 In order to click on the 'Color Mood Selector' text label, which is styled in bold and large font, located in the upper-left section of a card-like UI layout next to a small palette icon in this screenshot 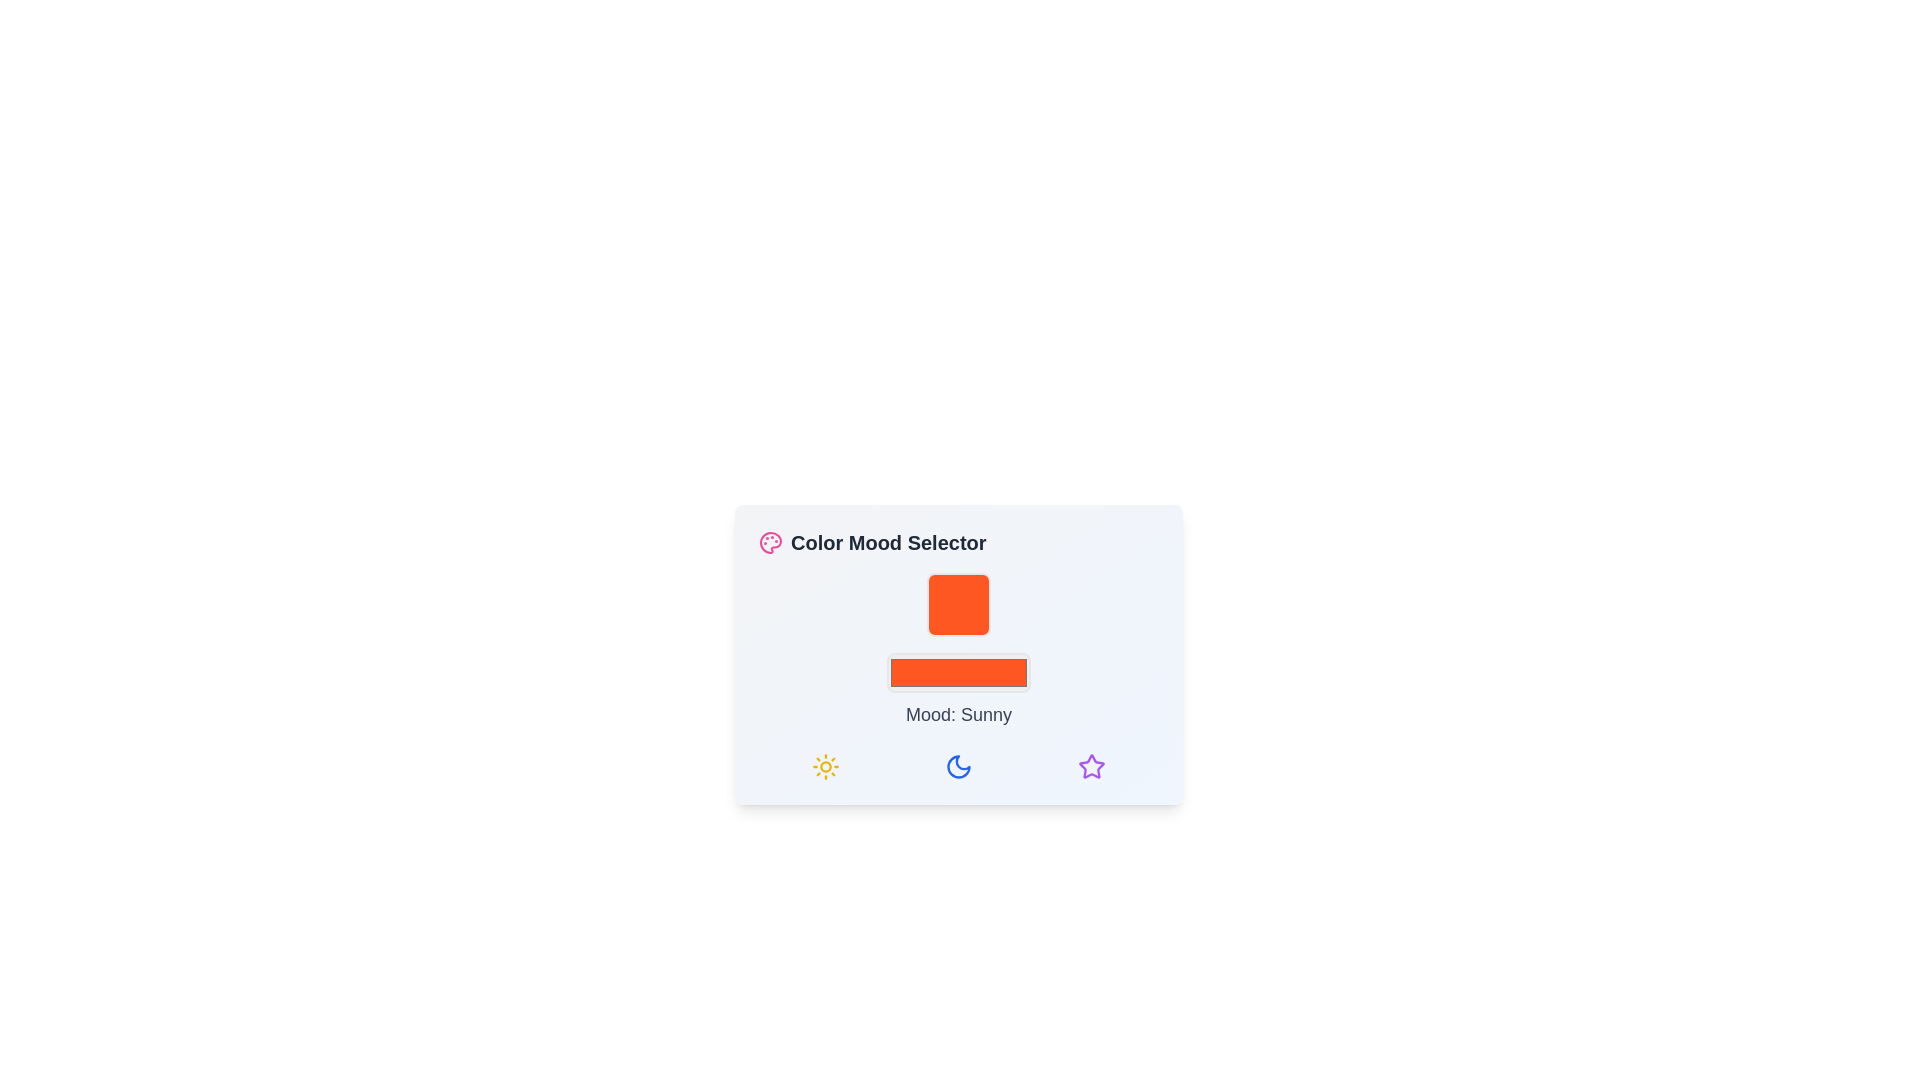, I will do `click(887, 543)`.